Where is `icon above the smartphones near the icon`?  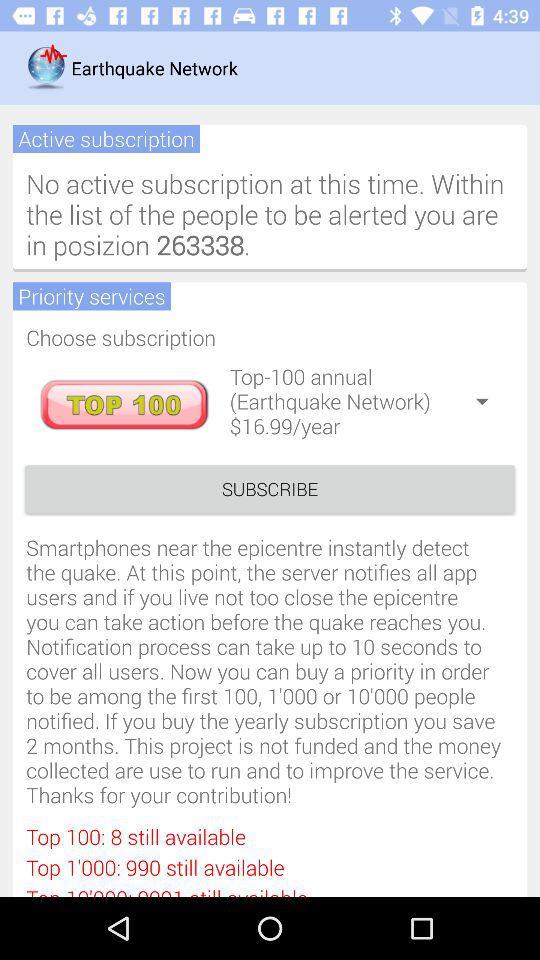
icon above the smartphones near the icon is located at coordinates (270, 488).